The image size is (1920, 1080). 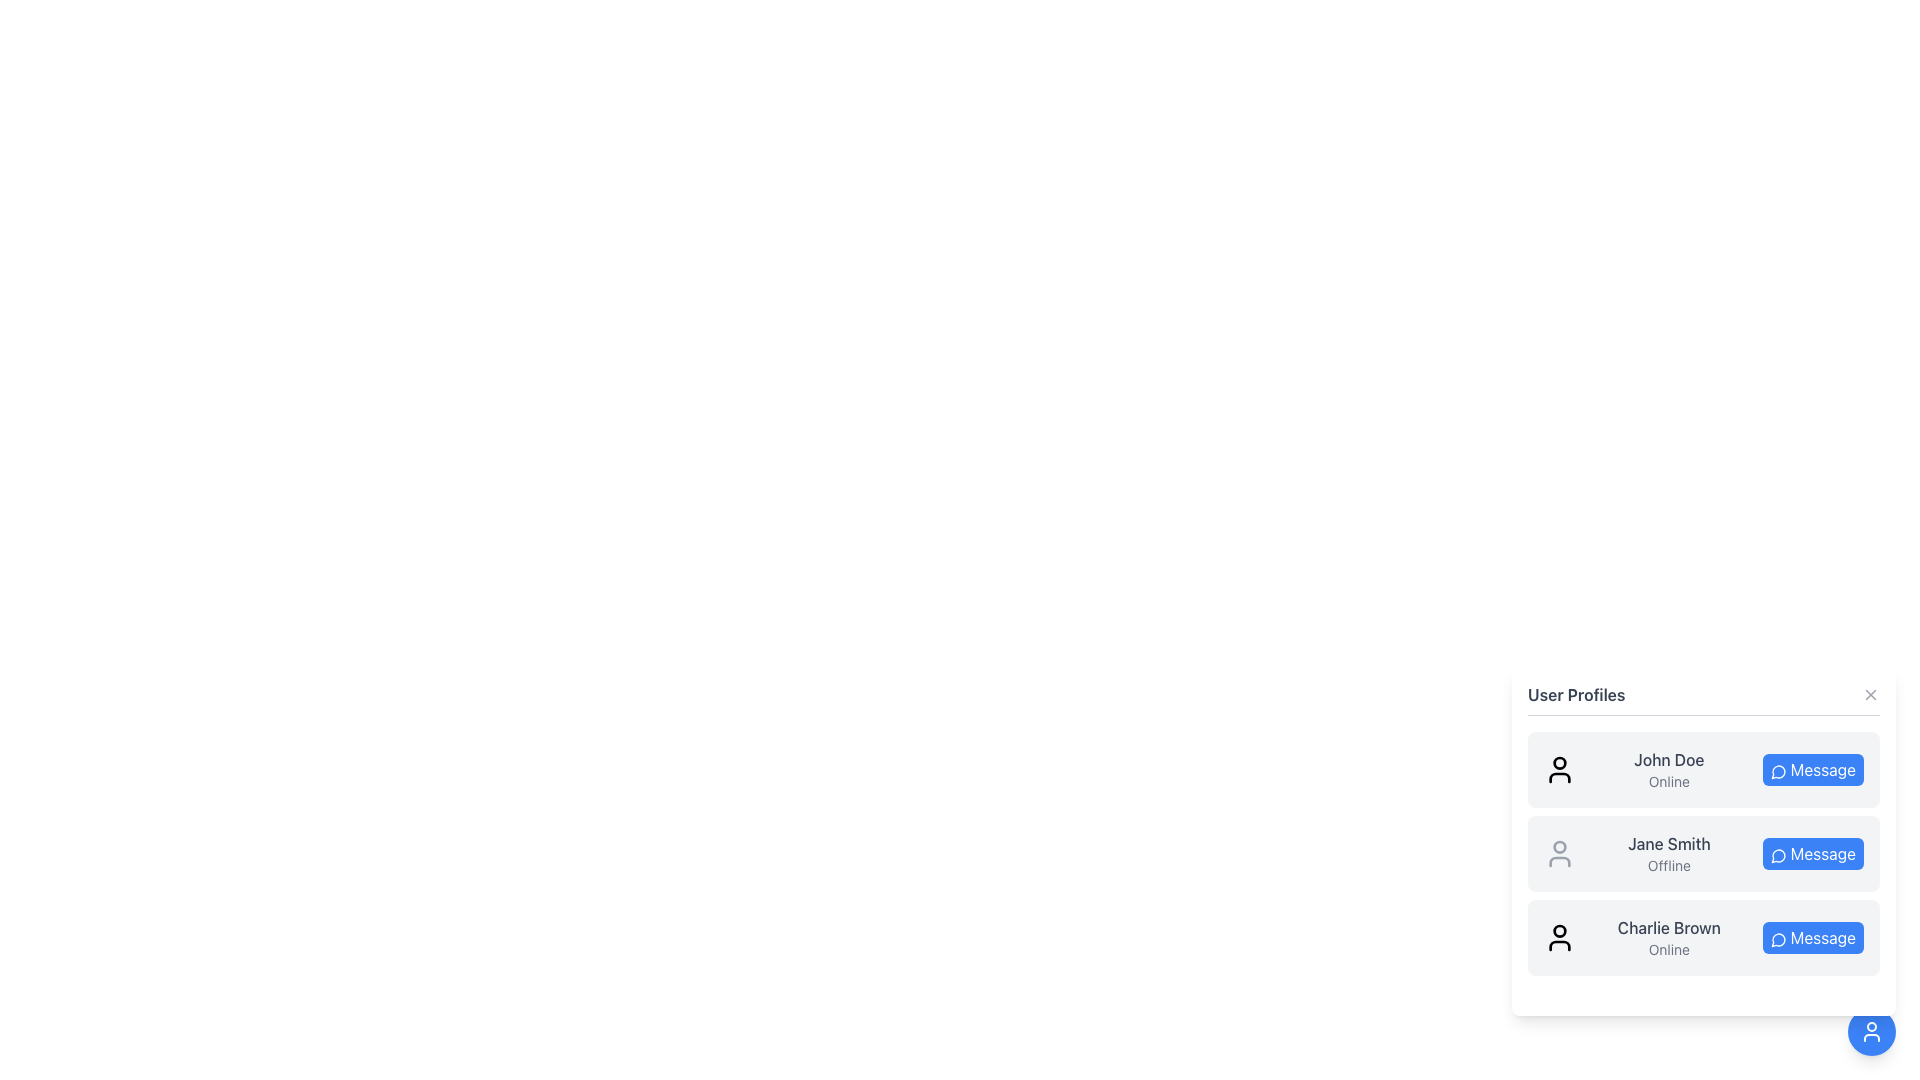 What do you see at coordinates (1870, 693) in the screenshot?
I see `the close button located in the top-right corner of the user profile panel` at bounding box center [1870, 693].